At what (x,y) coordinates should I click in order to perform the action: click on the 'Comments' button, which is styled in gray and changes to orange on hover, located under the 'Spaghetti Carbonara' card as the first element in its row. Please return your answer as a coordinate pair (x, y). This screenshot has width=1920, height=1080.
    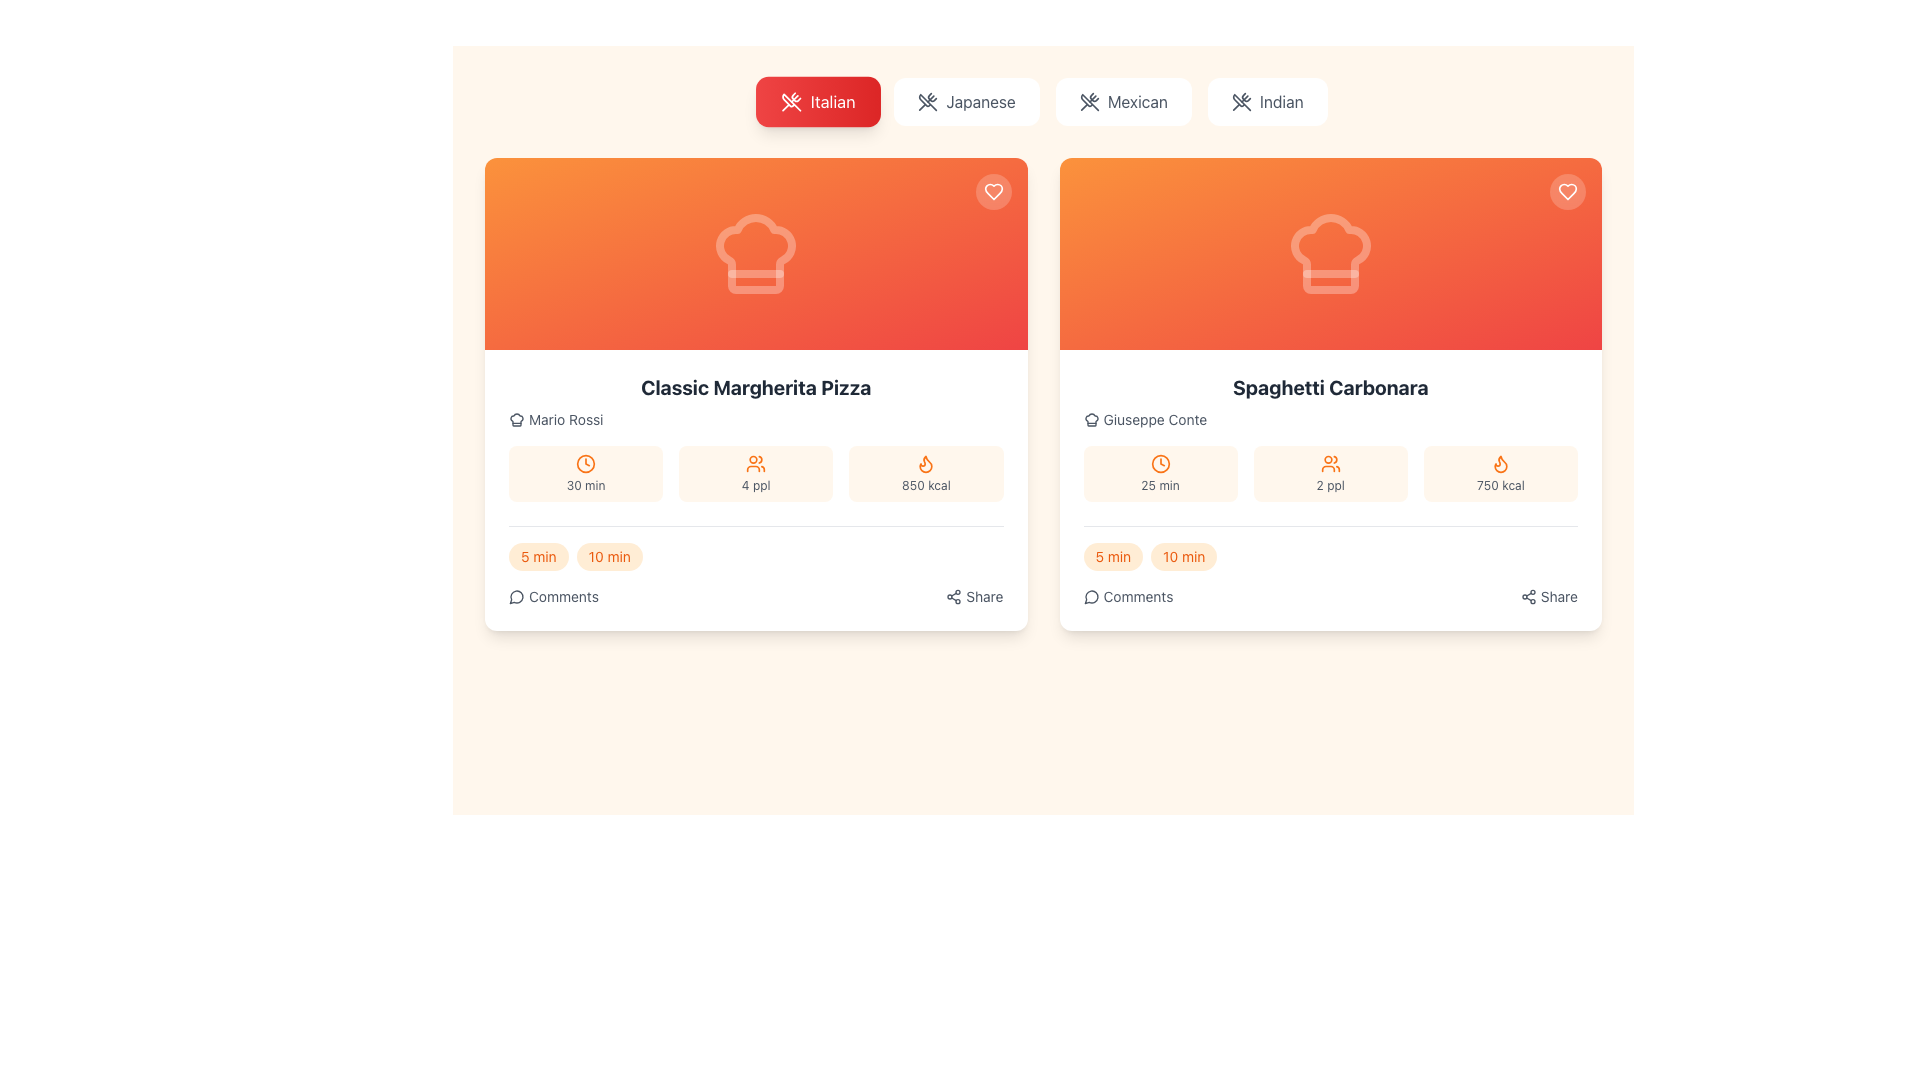
    Looking at the image, I should click on (1128, 596).